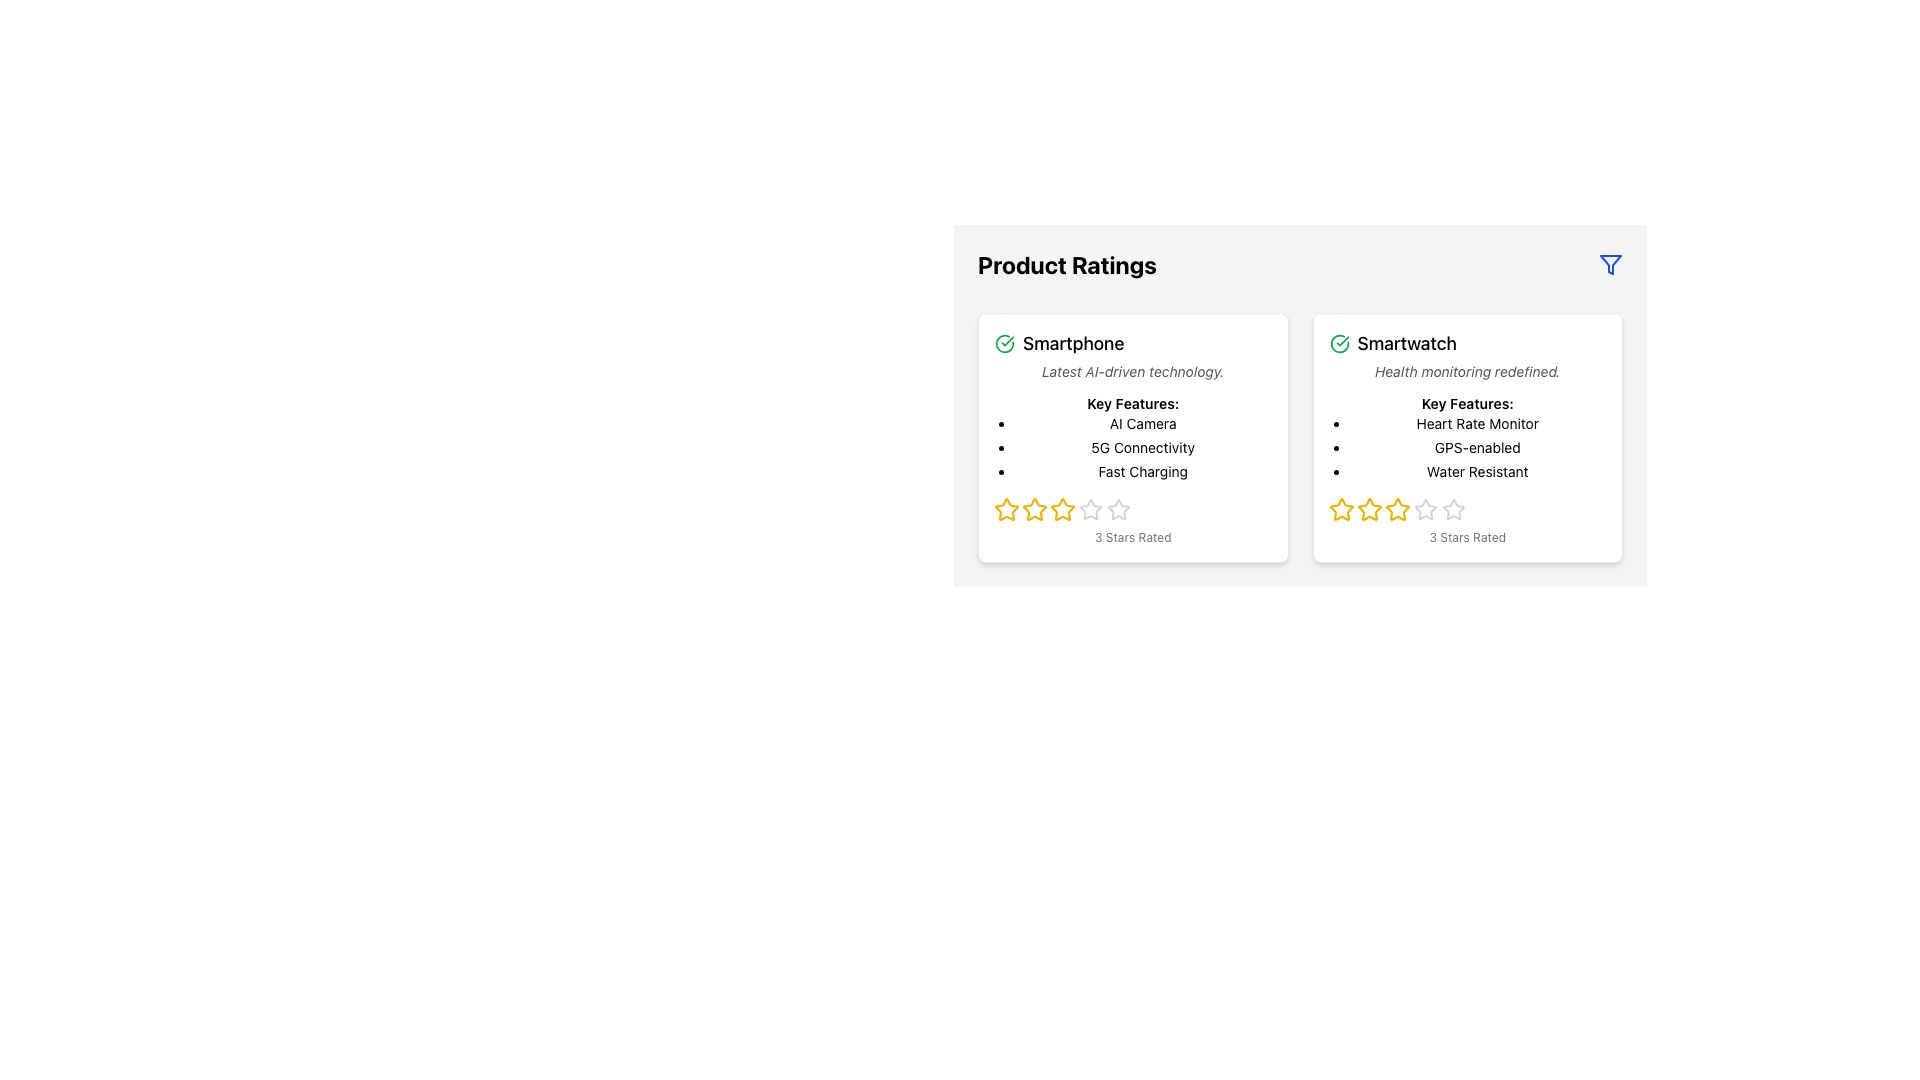 This screenshot has height=1080, width=1920. I want to click on the second star in the star-based rating system on the left product card (Smartphone) to adjust the rating, so click(1033, 508).